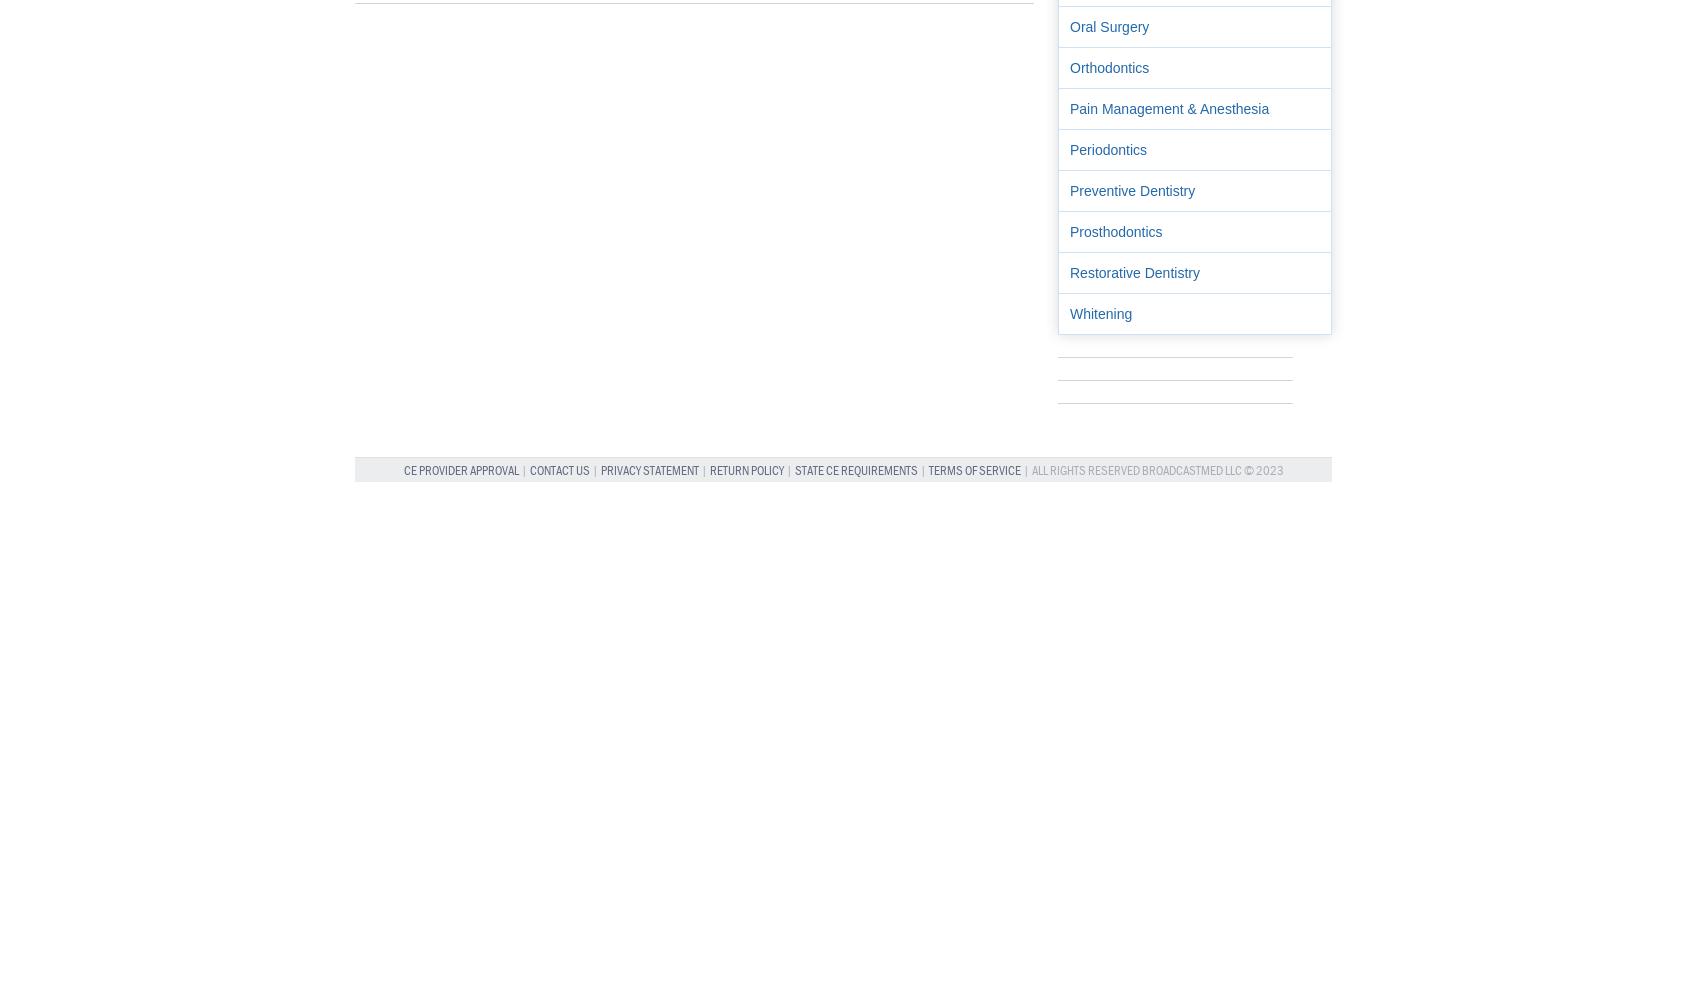  I want to click on 'Pain Management & Anesthesia', so click(1169, 107).